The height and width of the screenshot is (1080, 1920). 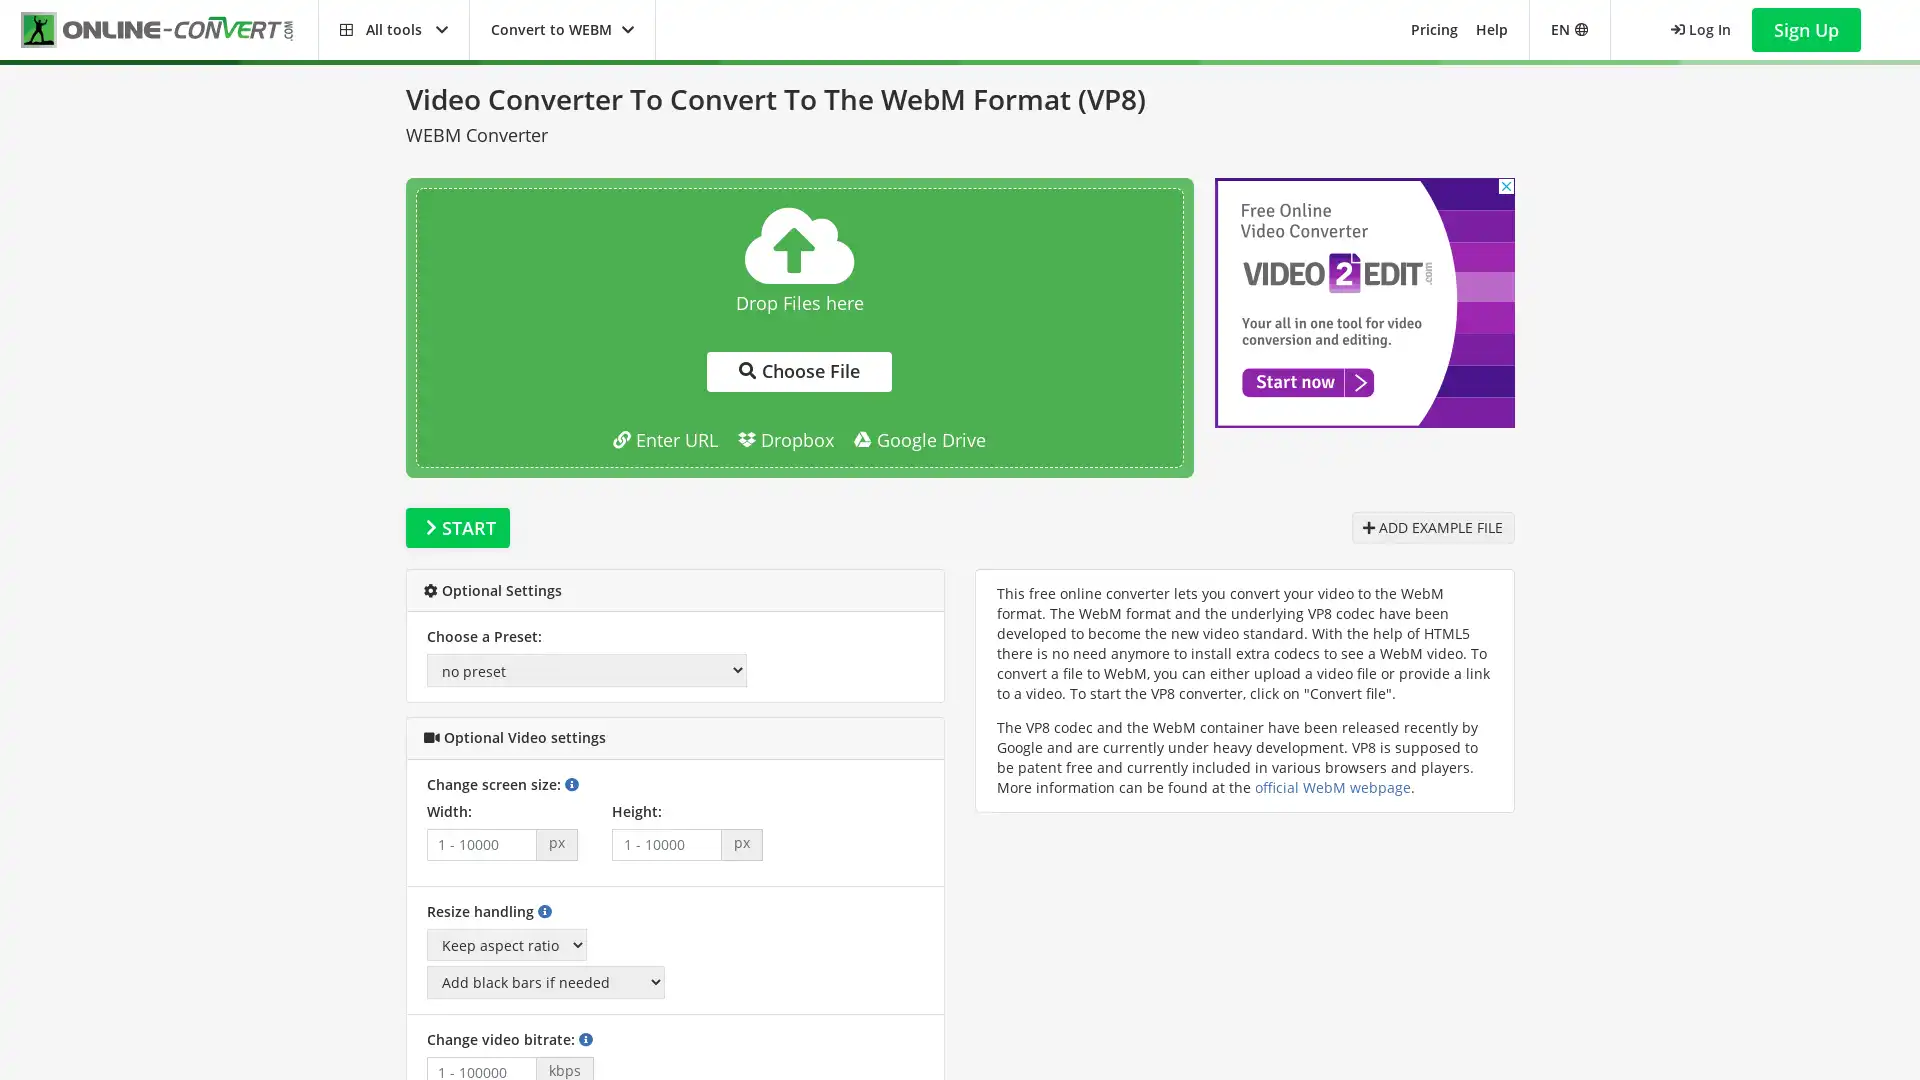 What do you see at coordinates (1431, 526) in the screenshot?
I see `ADD EXAMPLE FILE` at bounding box center [1431, 526].